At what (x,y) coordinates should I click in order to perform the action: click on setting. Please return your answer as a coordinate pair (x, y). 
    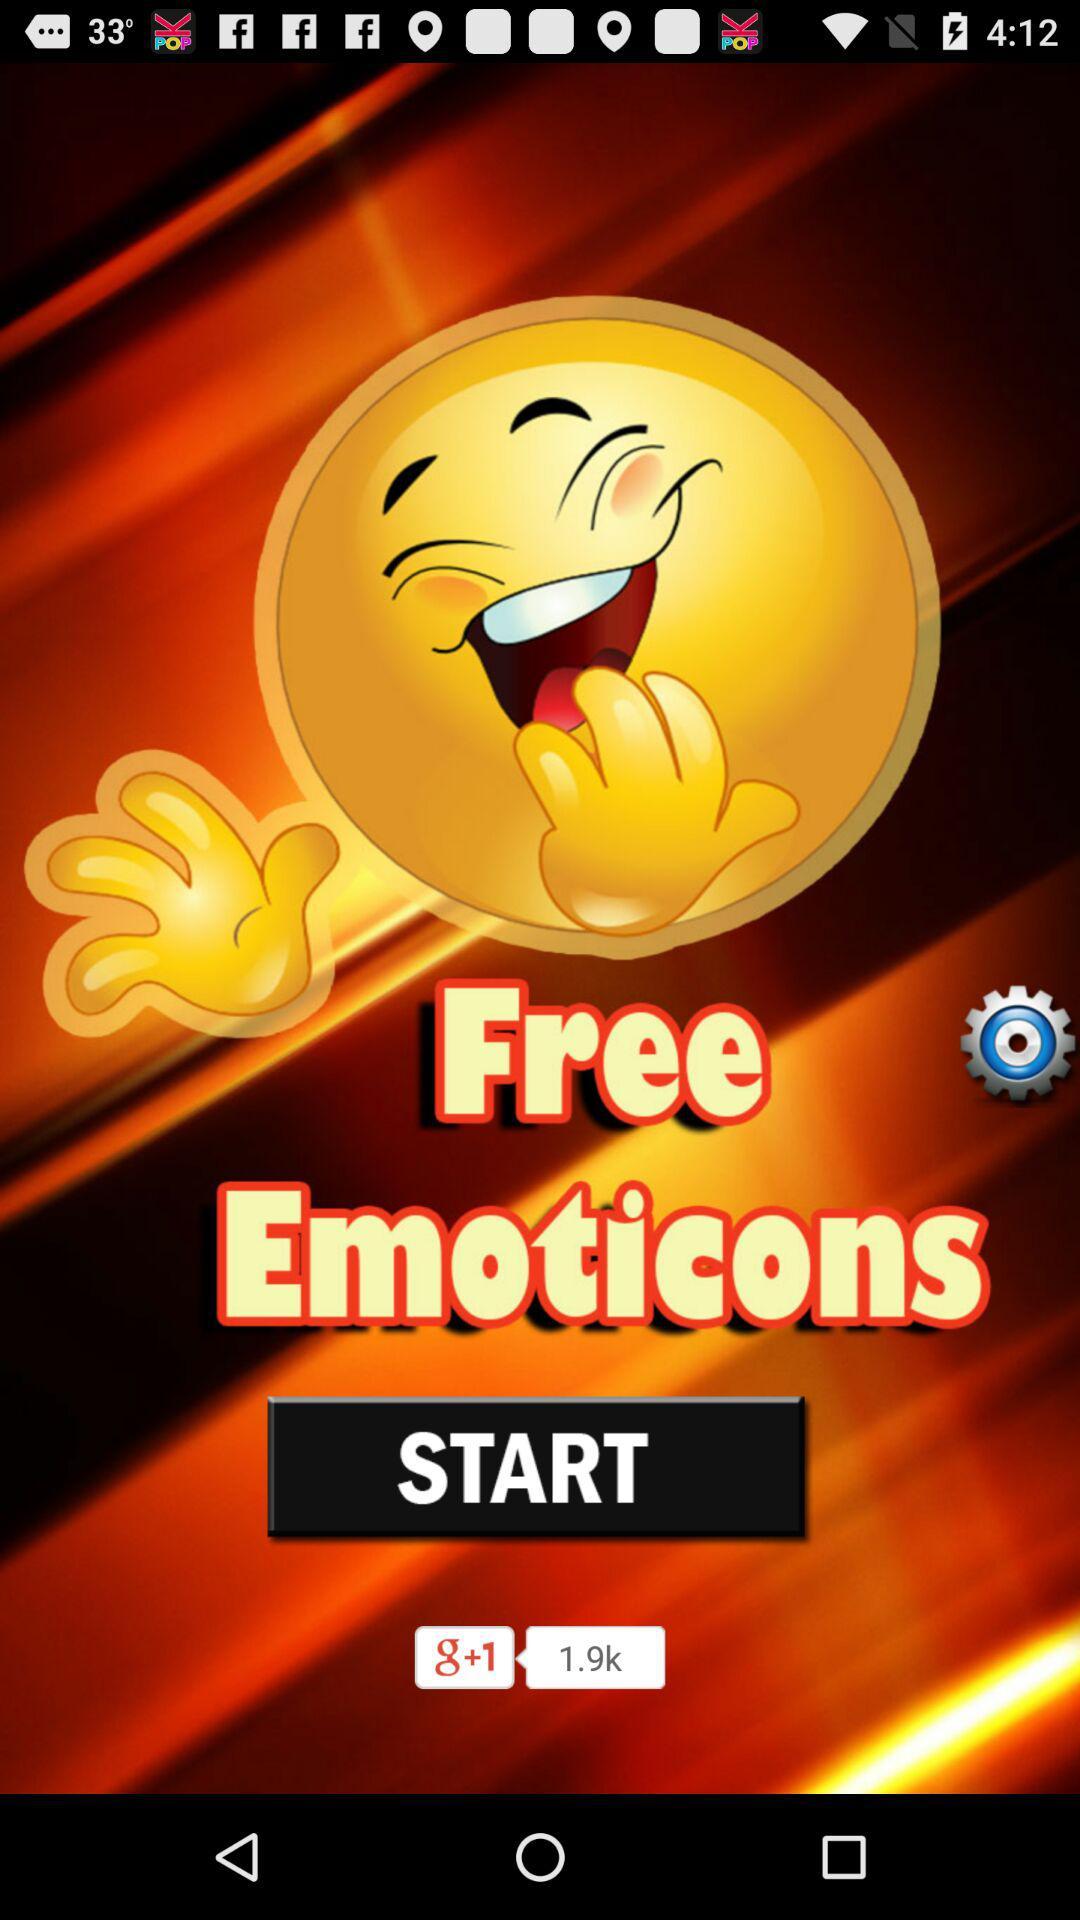
    Looking at the image, I should click on (1017, 1043).